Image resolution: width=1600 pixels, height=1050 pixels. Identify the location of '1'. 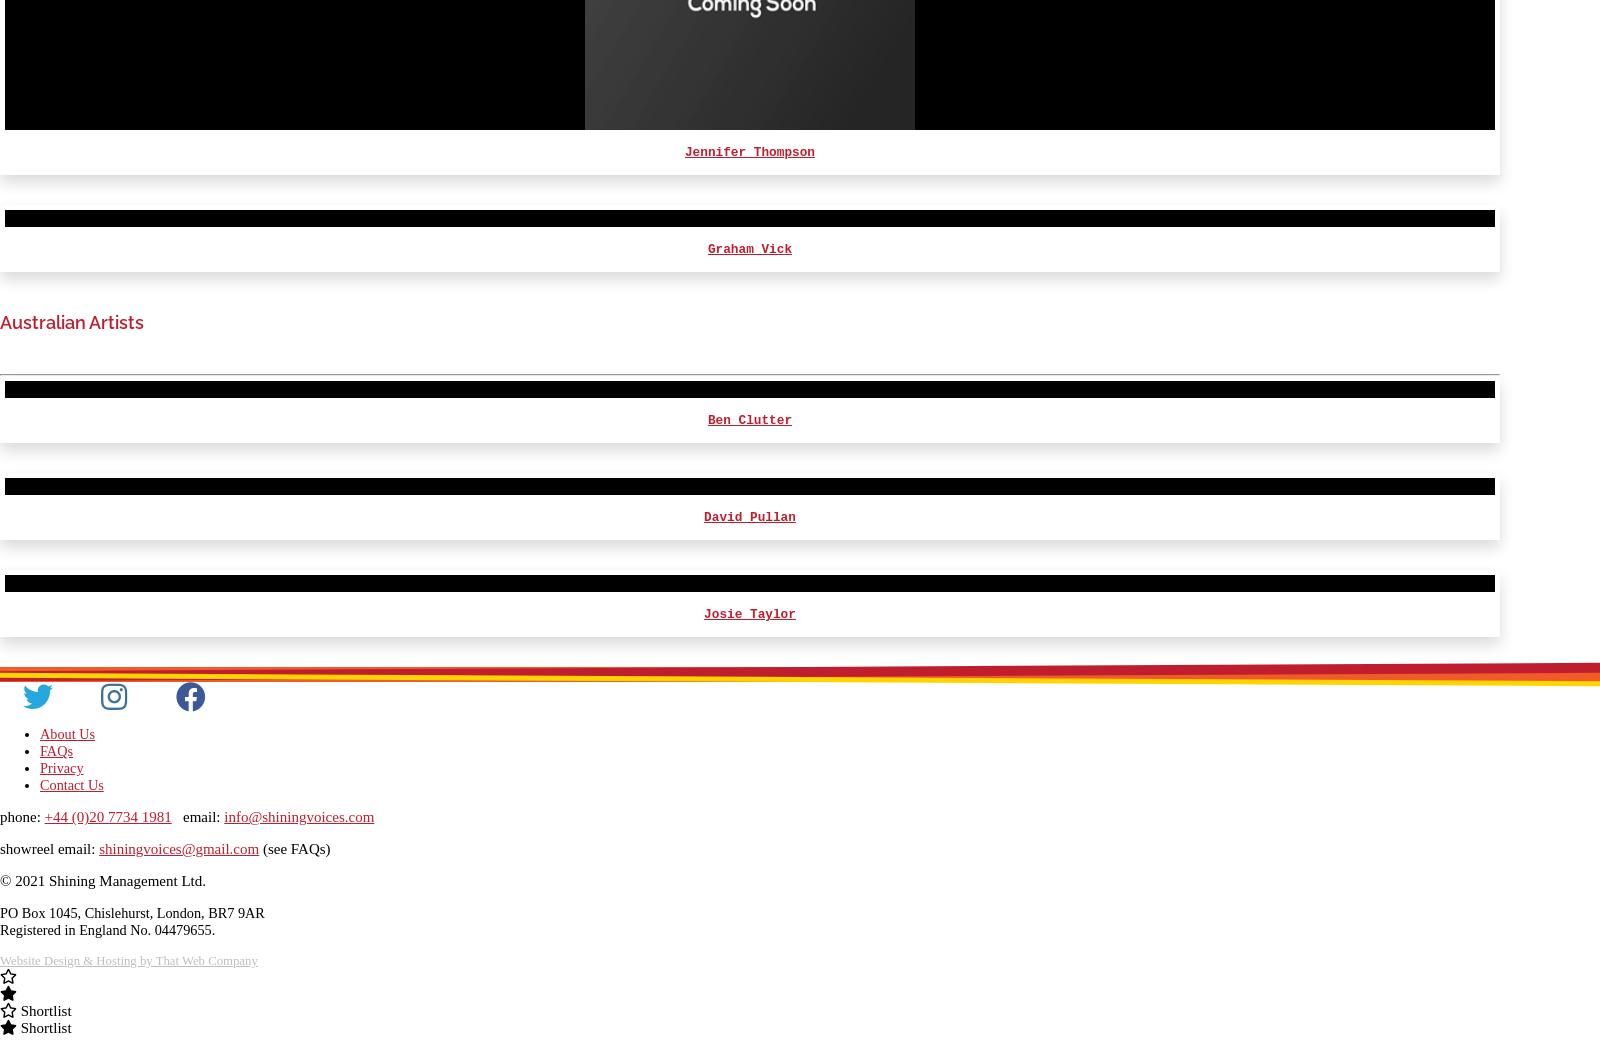
(1476, 804).